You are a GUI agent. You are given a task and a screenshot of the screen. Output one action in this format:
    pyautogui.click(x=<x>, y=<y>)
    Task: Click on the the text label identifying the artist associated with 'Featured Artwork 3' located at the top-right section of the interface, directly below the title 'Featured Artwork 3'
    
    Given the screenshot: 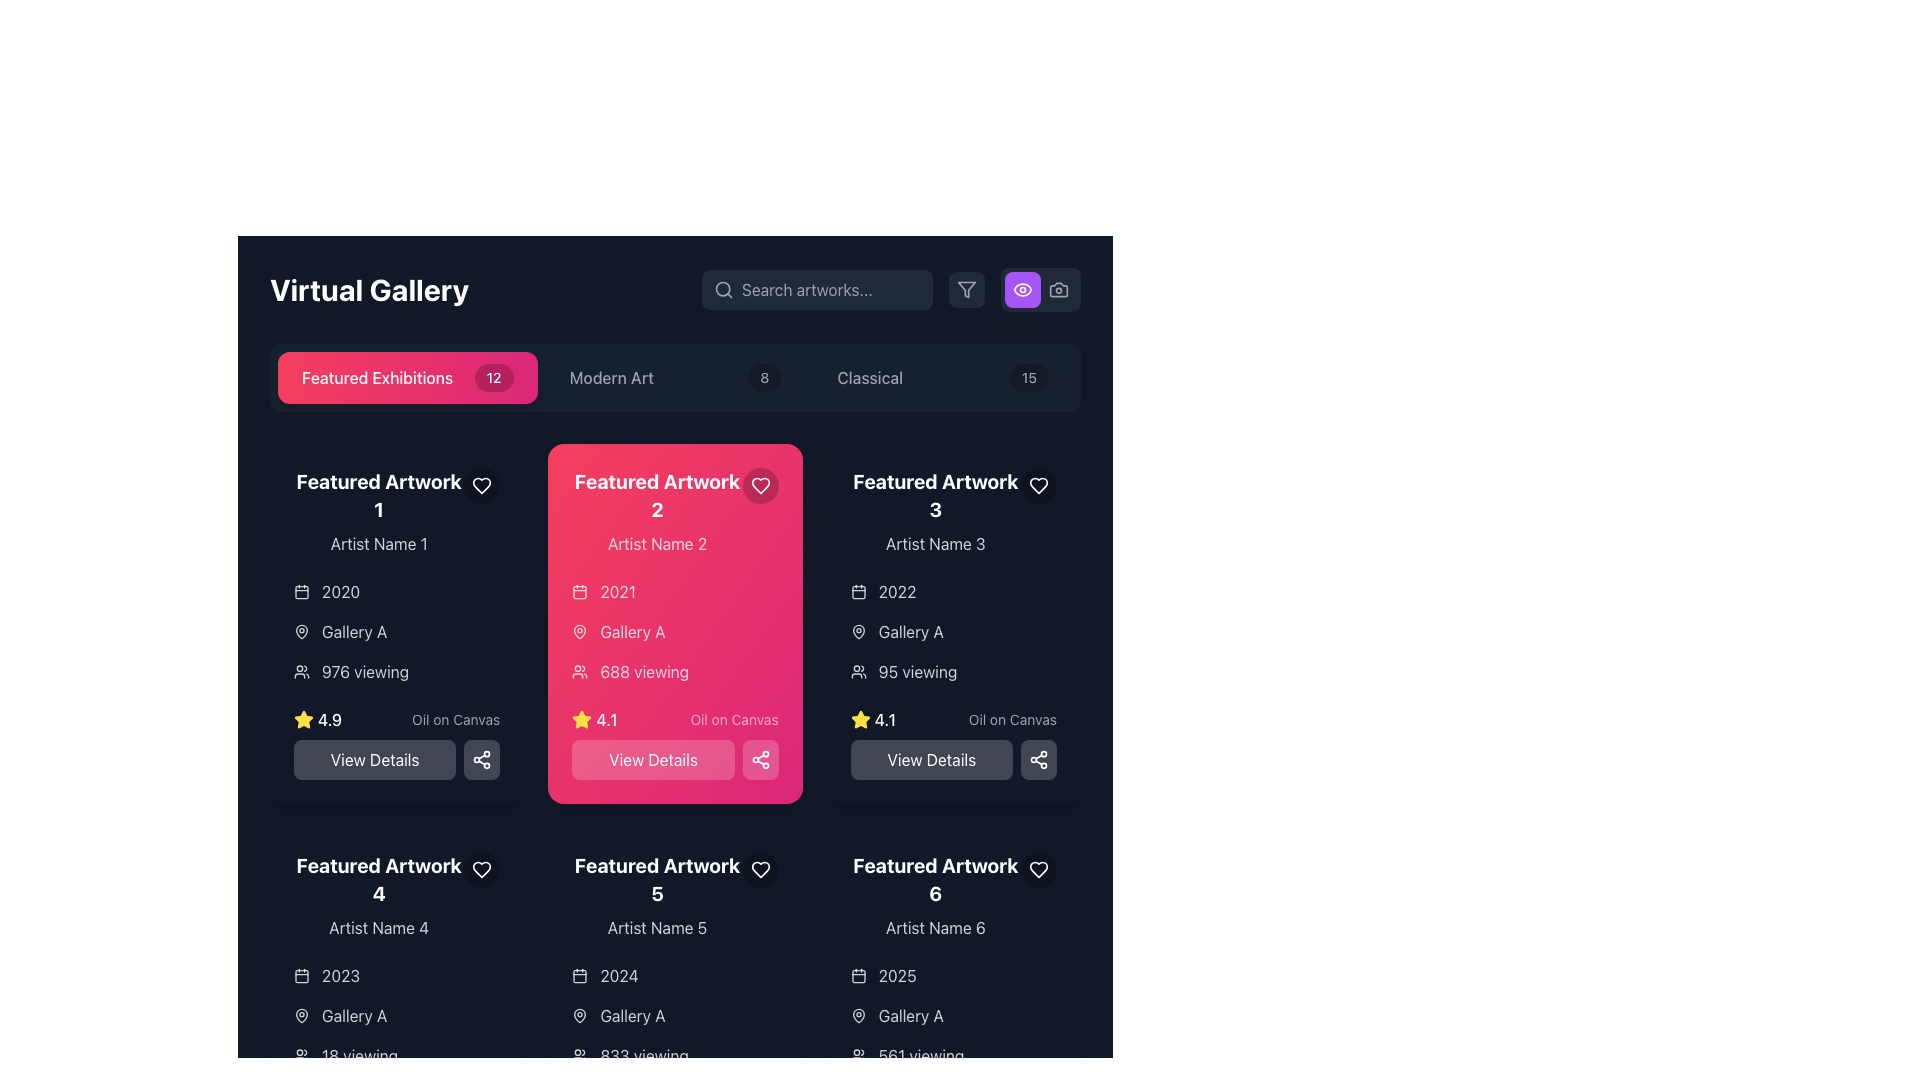 What is the action you would take?
    pyautogui.click(x=934, y=543)
    